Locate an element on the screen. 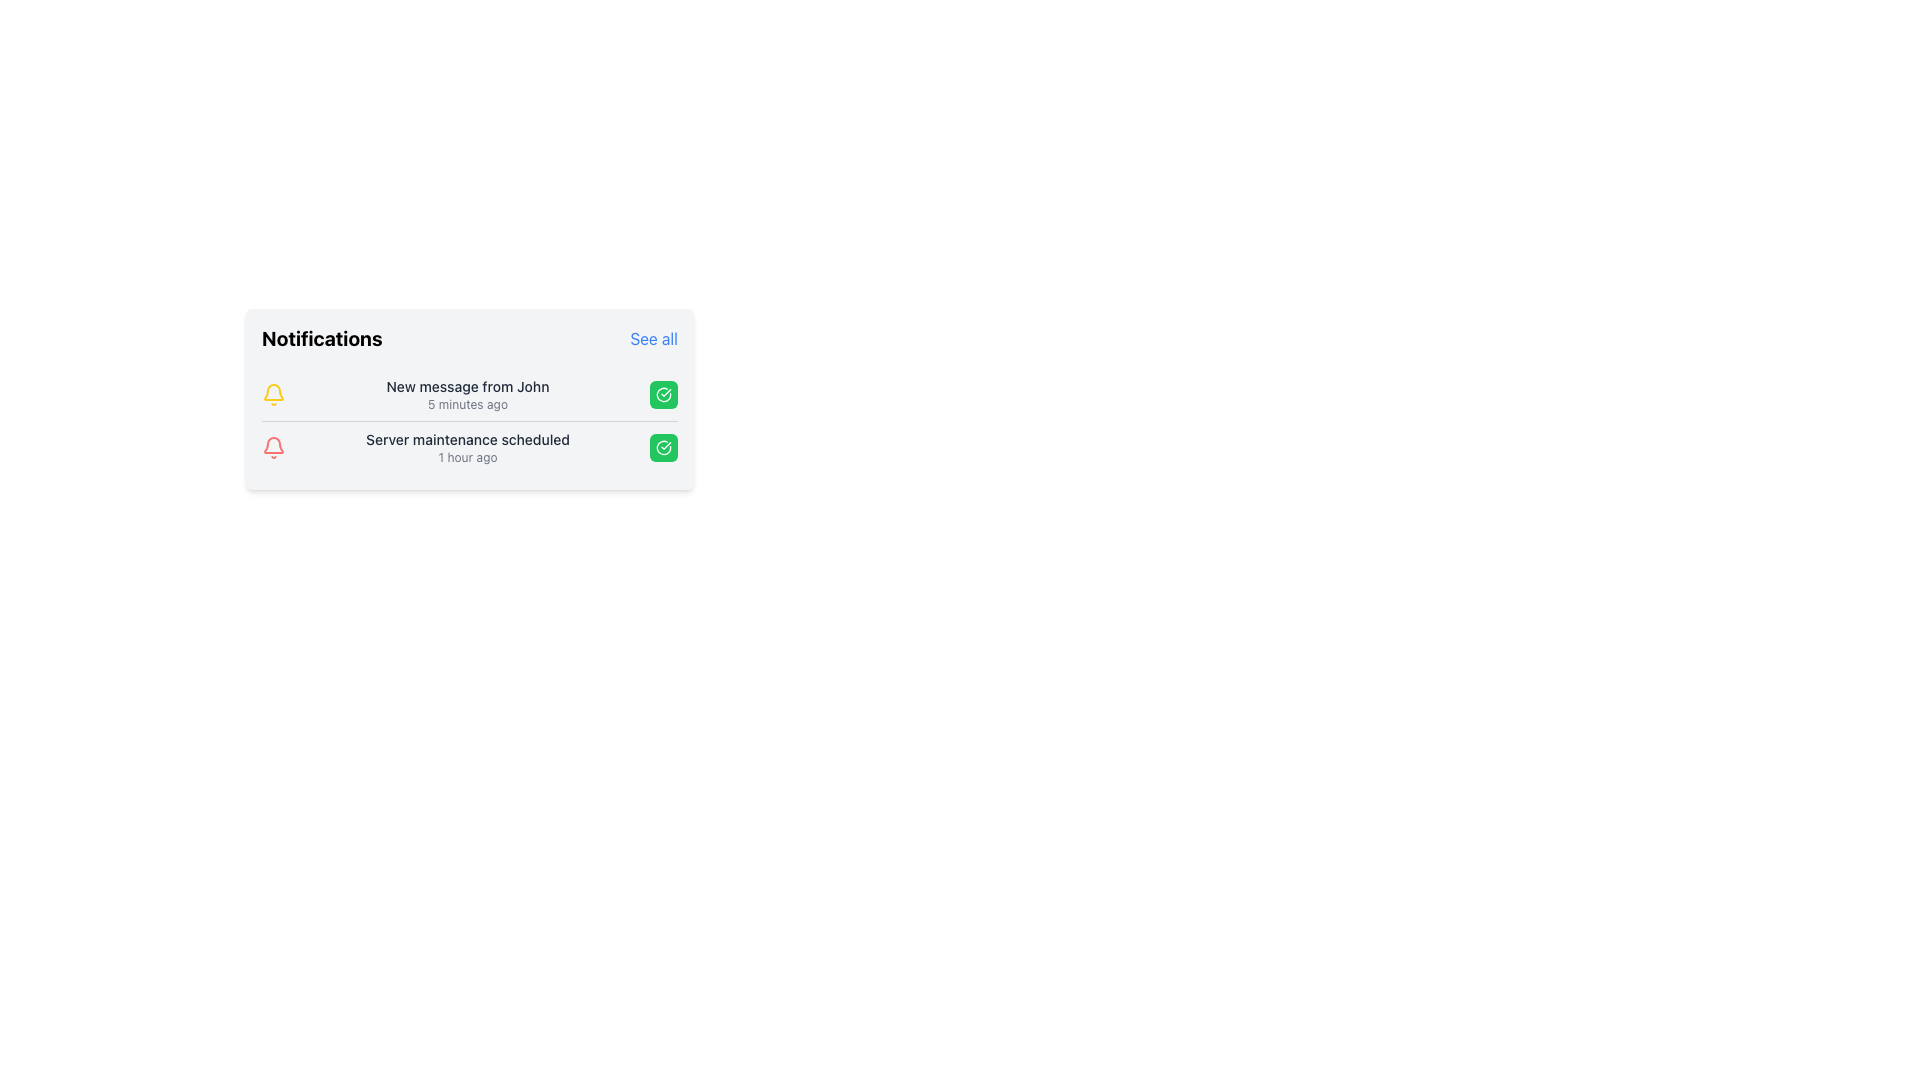 Image resolution: width=1920 pixels, height=1080 pixels. the curved line segment of the green circular checkmark icon indicating 'Server maintenance scheduled' in the notification bar is located at coordinates (663, 394).